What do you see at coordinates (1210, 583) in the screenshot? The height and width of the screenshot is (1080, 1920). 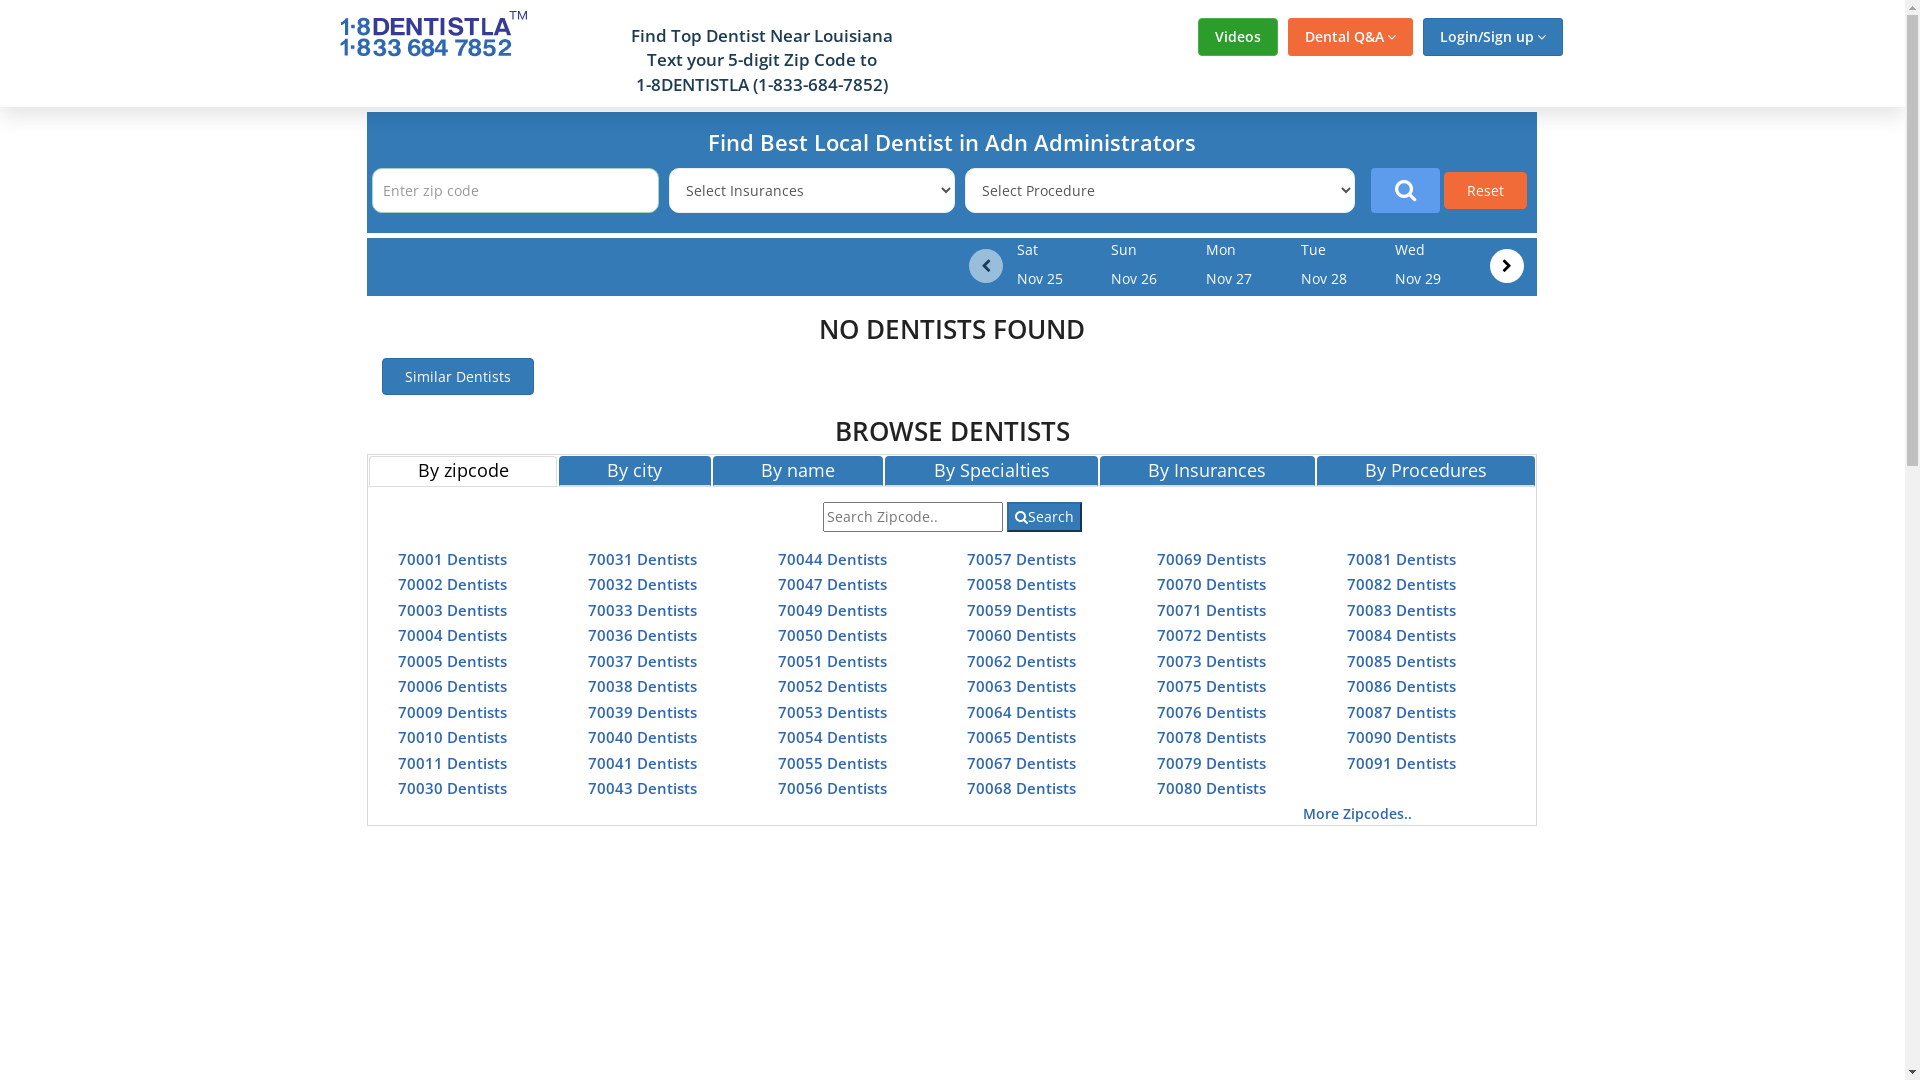 I see `'70070 Dentists'` at bounding box center [1210, 583].